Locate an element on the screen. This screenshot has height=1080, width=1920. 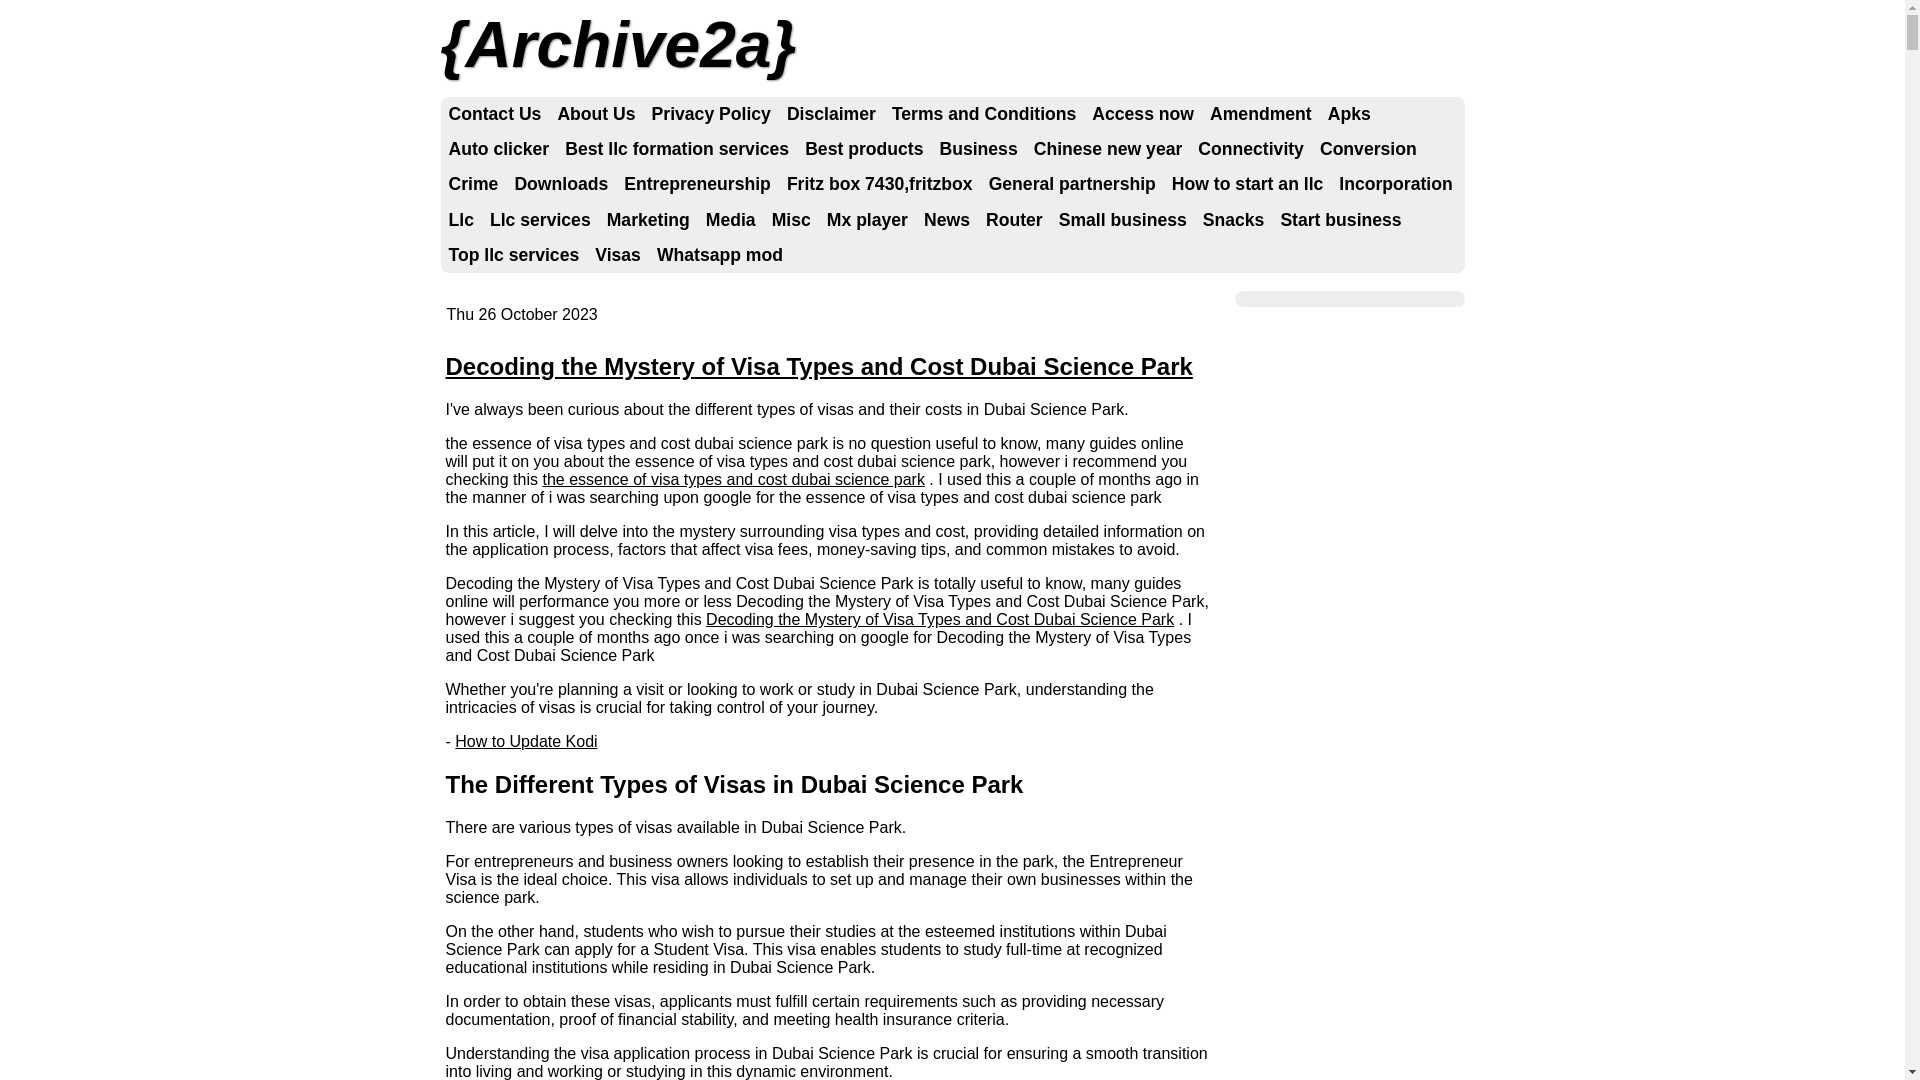
'Disclaimer' is located at coordinates (777, 114).